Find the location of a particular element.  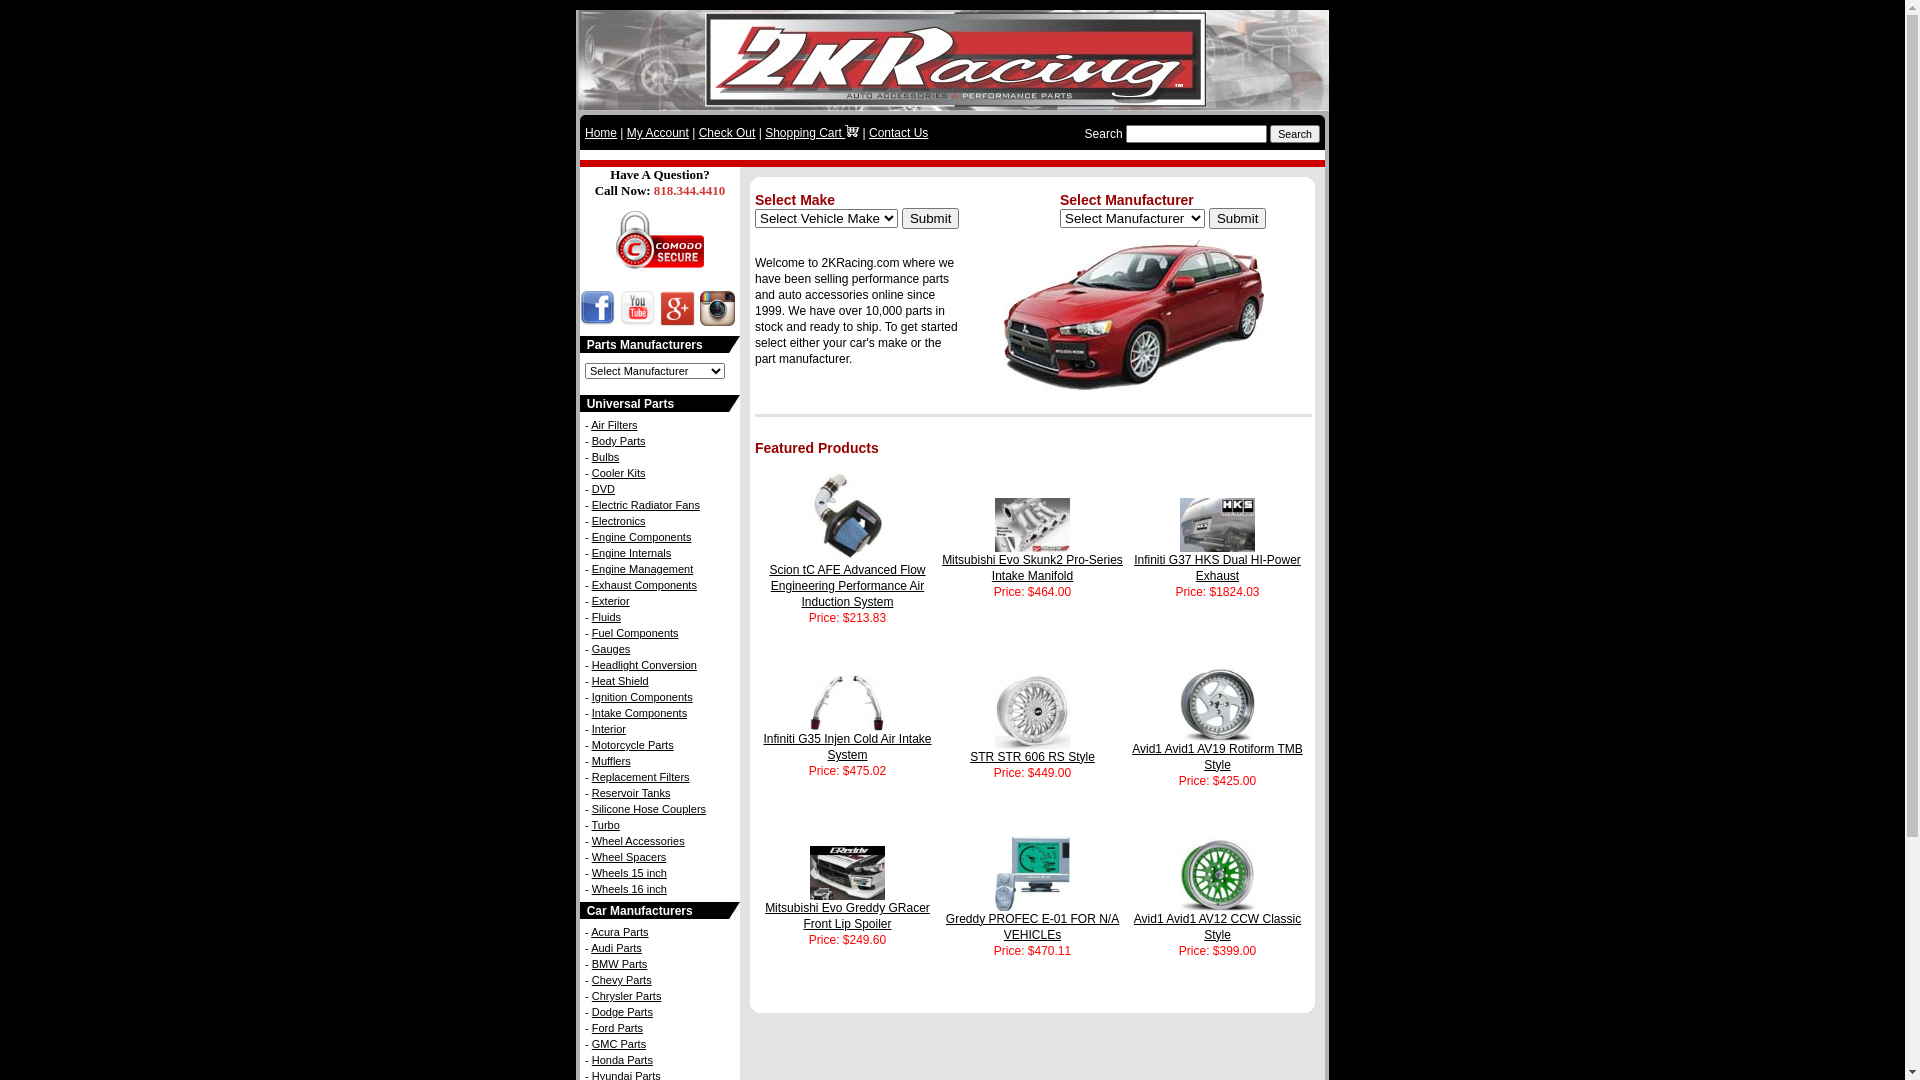

'Mitsubishi Evo Skunk2 Pro-Series Intake Manifold' is located at coordinates (940, 562).